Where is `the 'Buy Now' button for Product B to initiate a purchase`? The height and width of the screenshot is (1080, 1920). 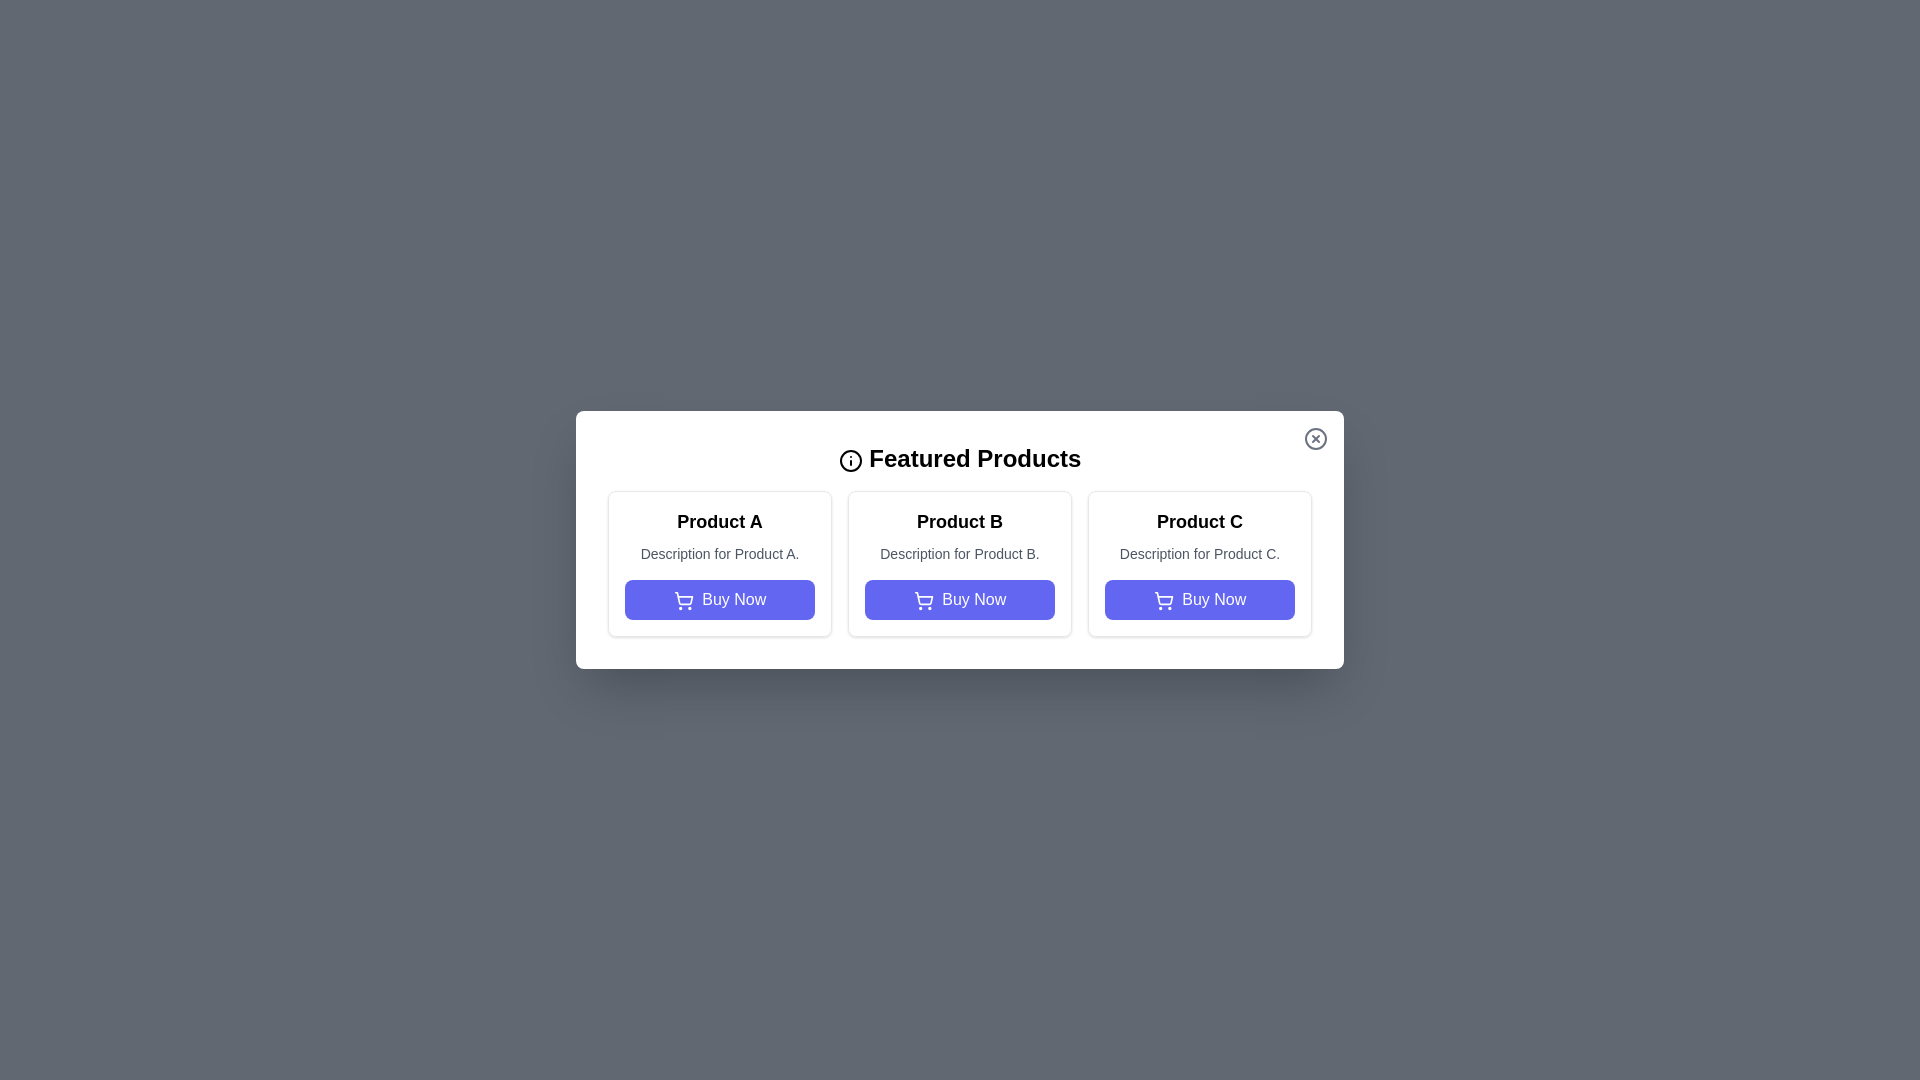 the 'Buy Now' button for Product B to initiate a purchase is located at coordinates (960, 599).